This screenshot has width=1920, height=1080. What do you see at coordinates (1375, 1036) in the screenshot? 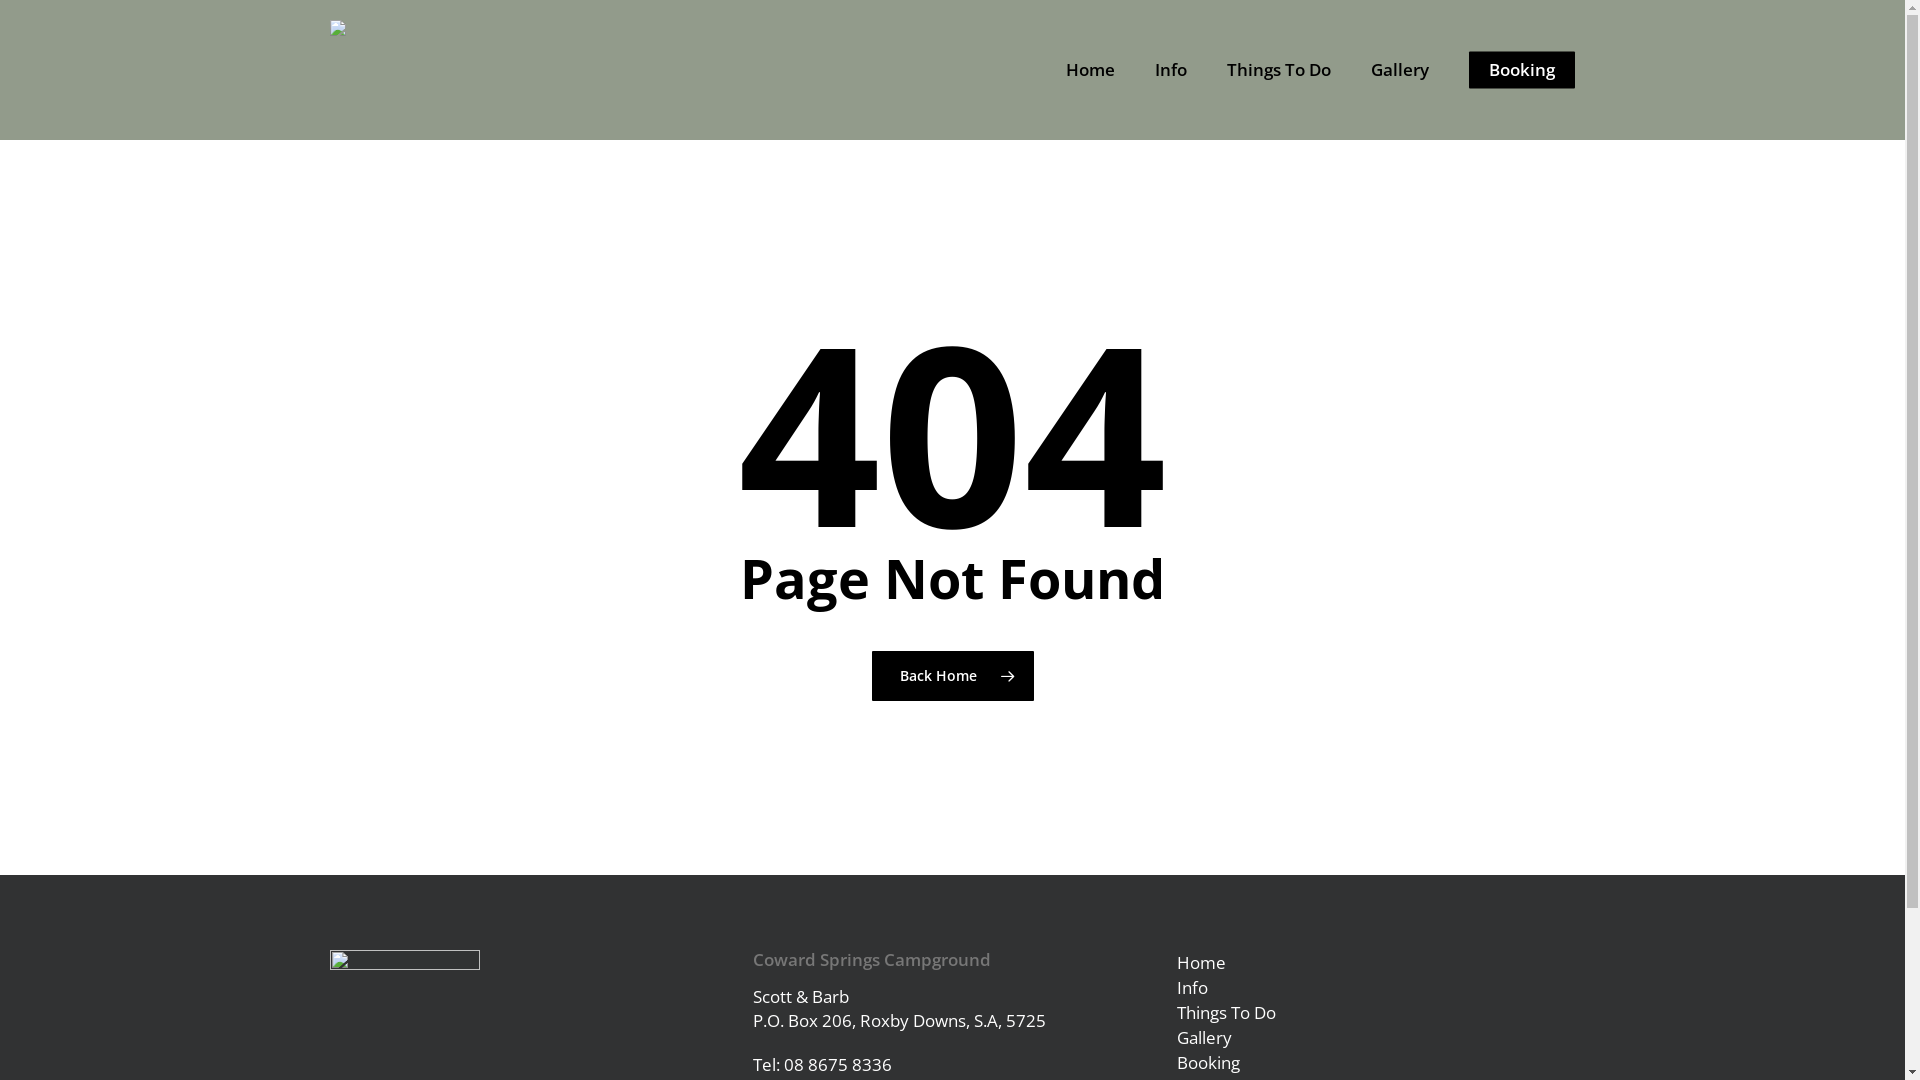
I see `'Gallery'` at bounding box center [1375, 1036].